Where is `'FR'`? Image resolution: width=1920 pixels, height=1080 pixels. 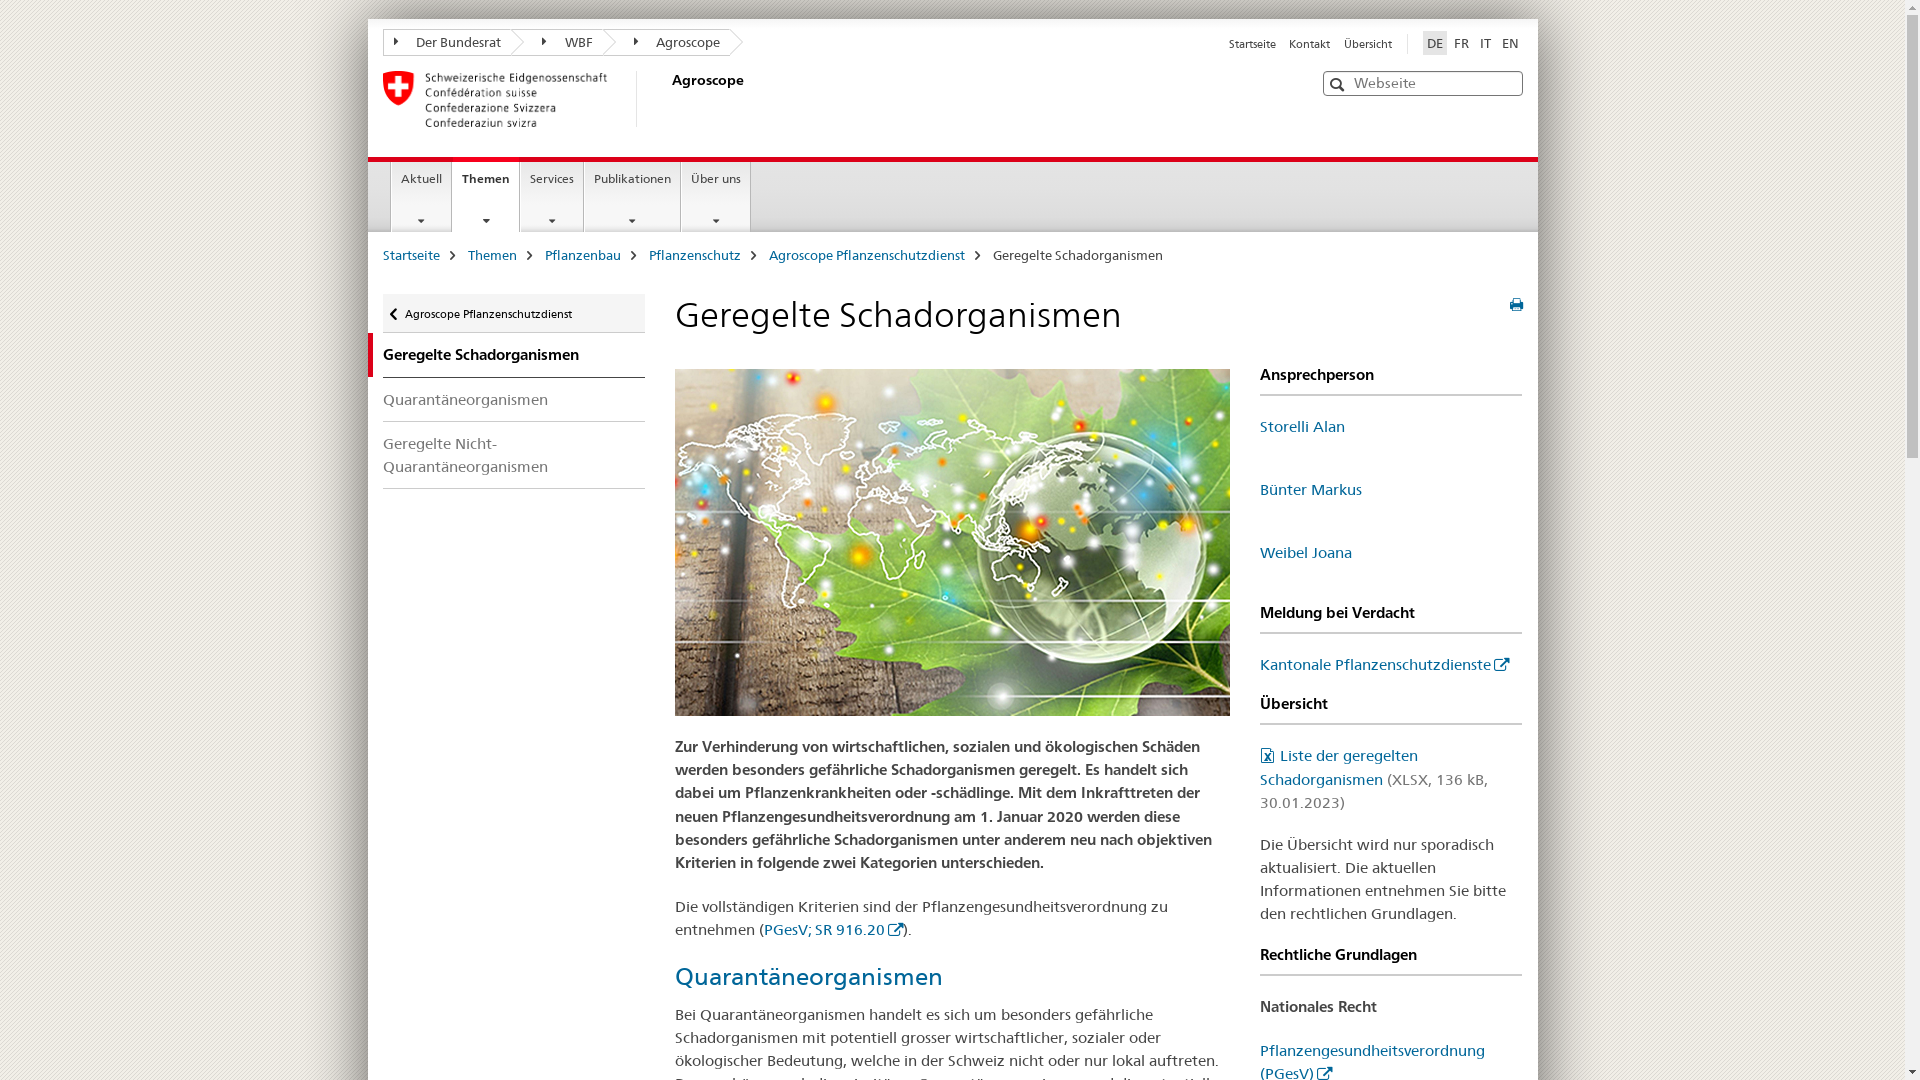 'FR' is located at coordinates (1461, 42).